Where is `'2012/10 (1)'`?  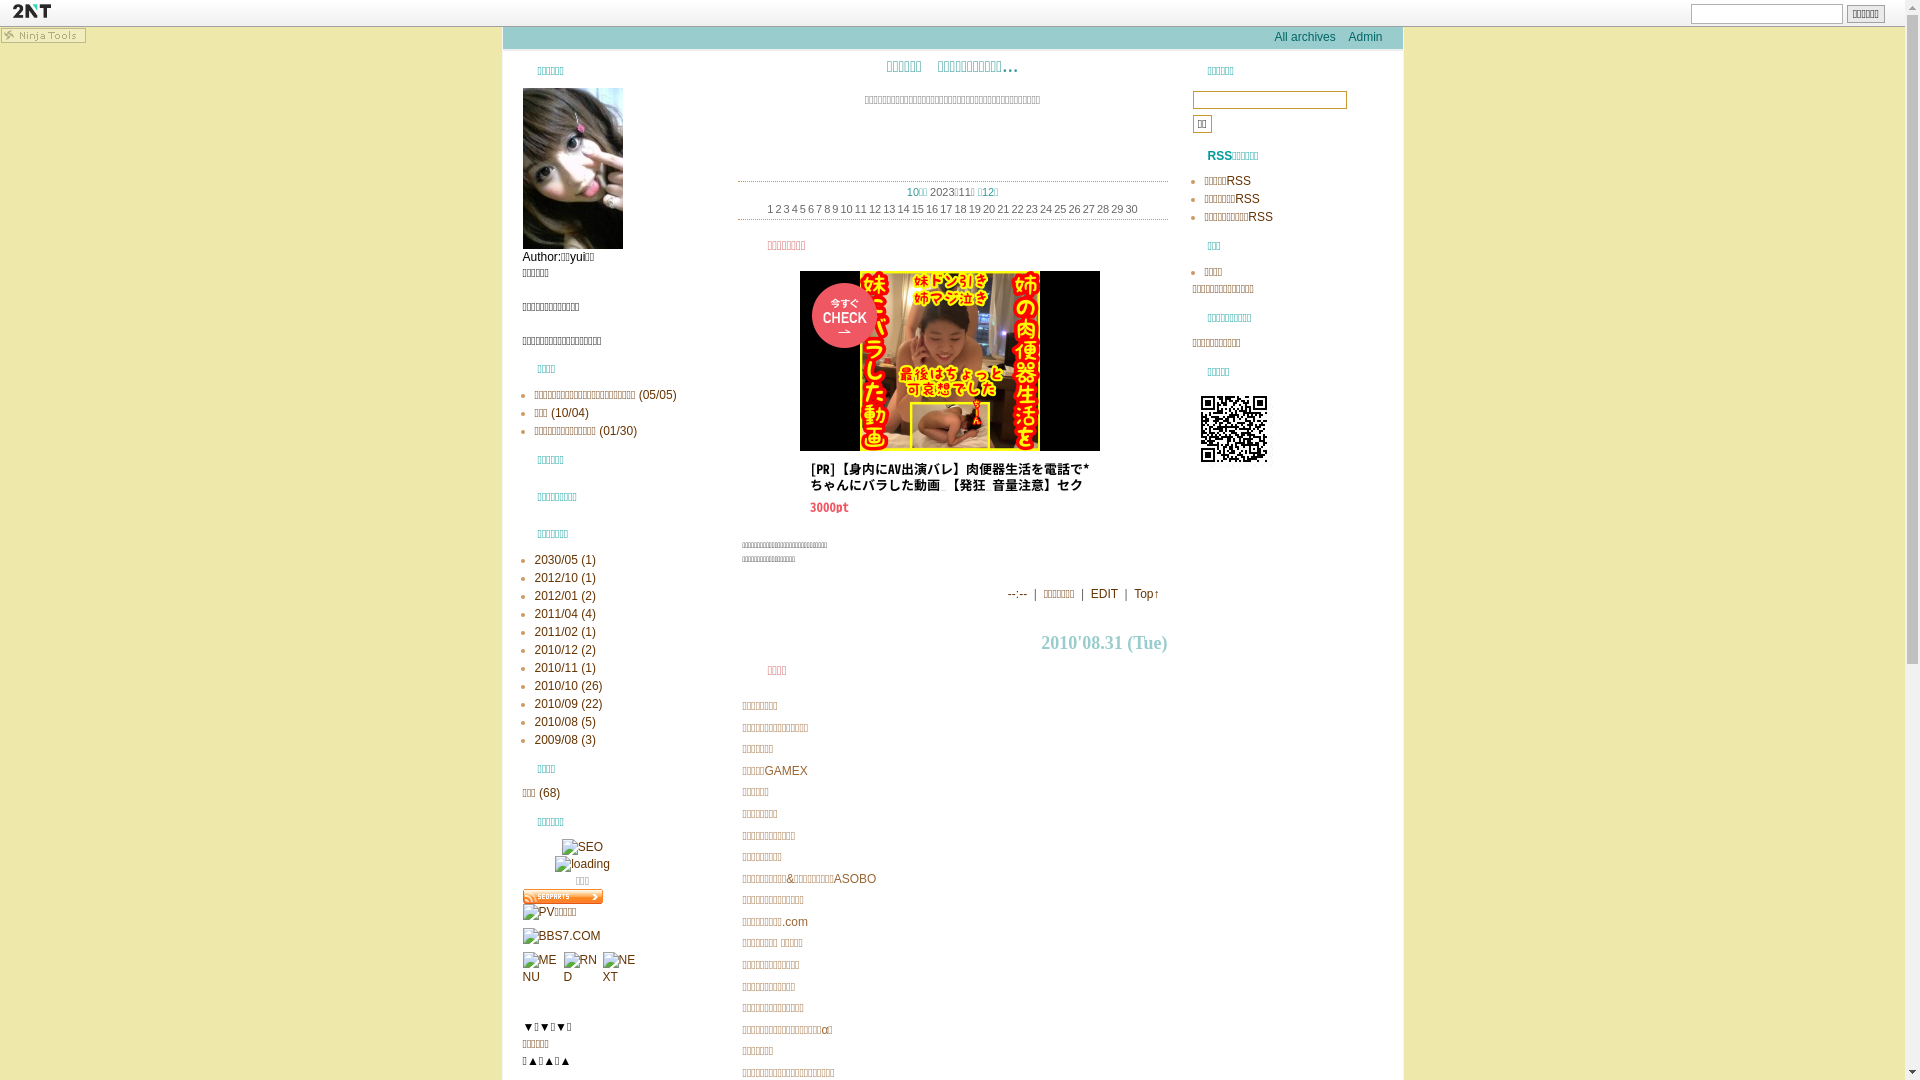
'2012/10 (1)' is located at coordinates (563, 578).